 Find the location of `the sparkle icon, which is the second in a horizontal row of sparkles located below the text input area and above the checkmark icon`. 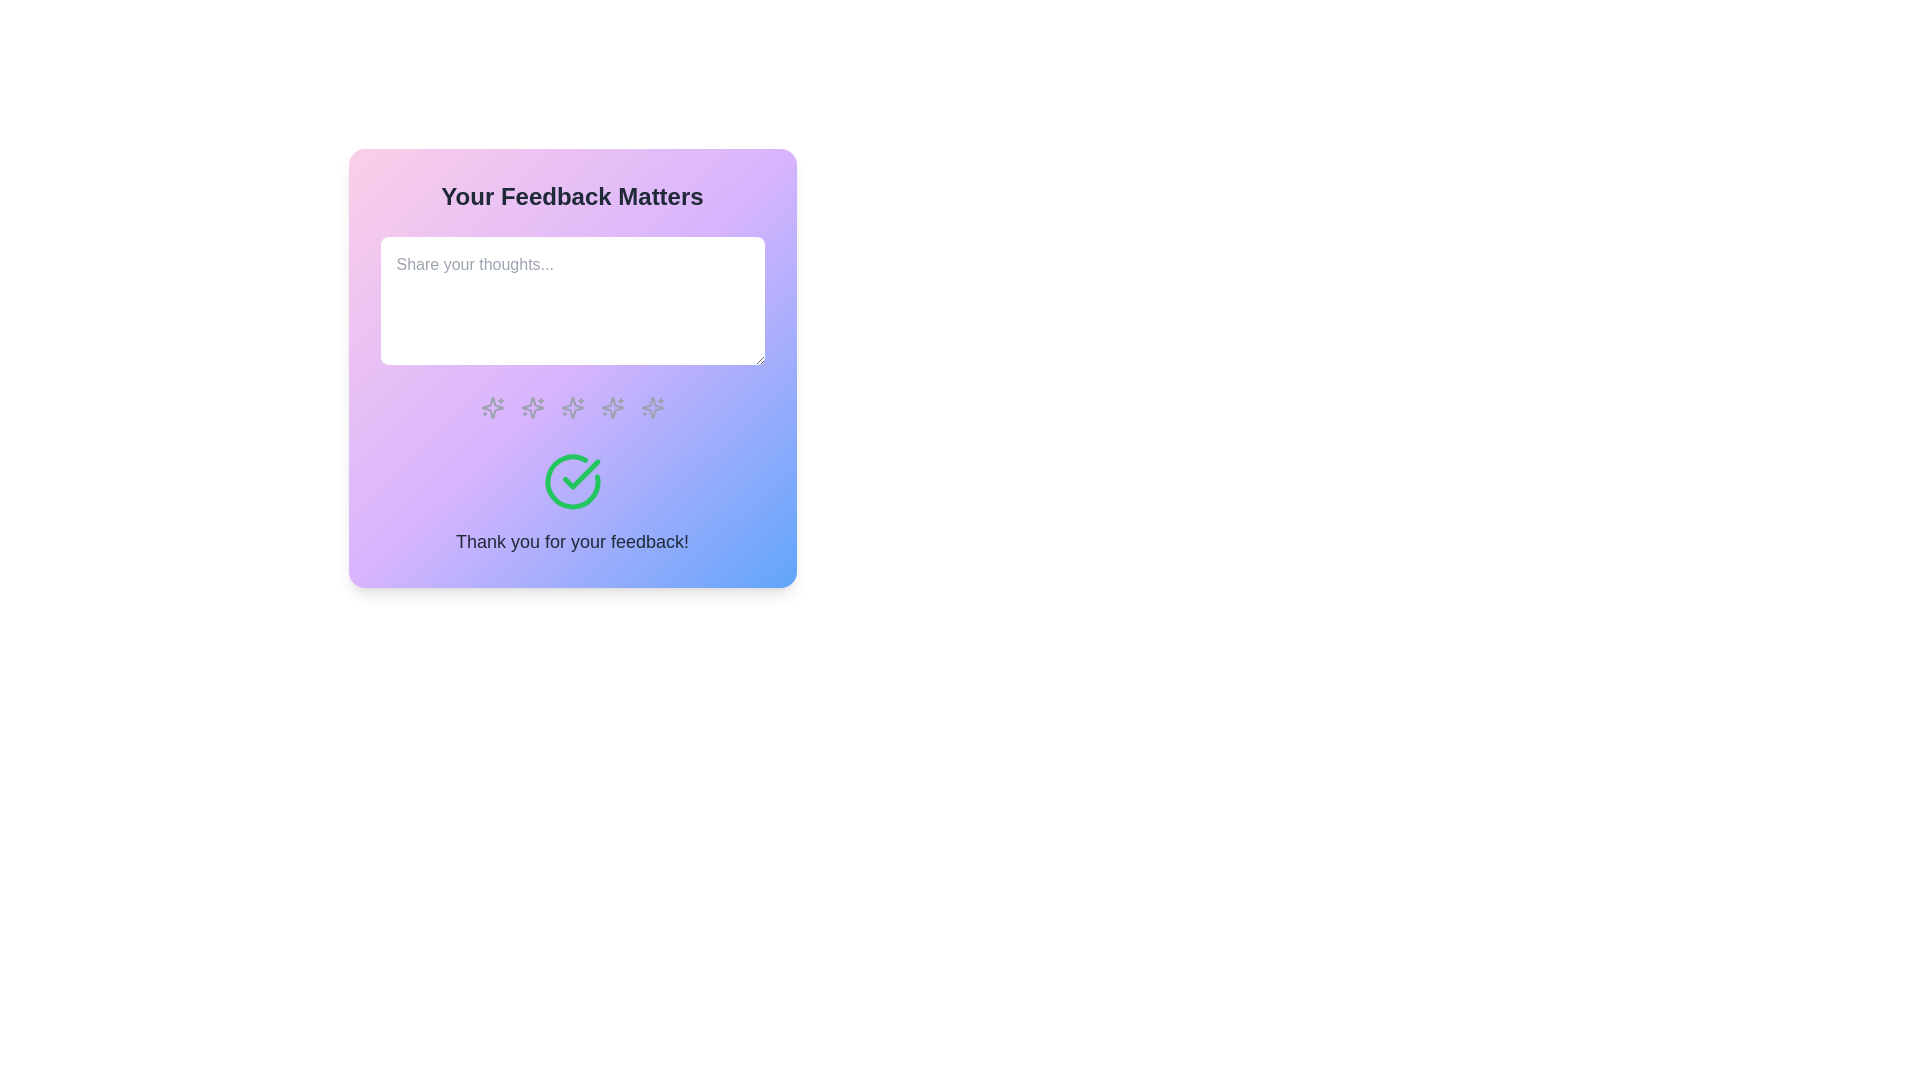

the sparkle icon, which is the second in a horizontal row of sparkles located below the text input area and above the checkmark icon is located at coordinates (532, 407).